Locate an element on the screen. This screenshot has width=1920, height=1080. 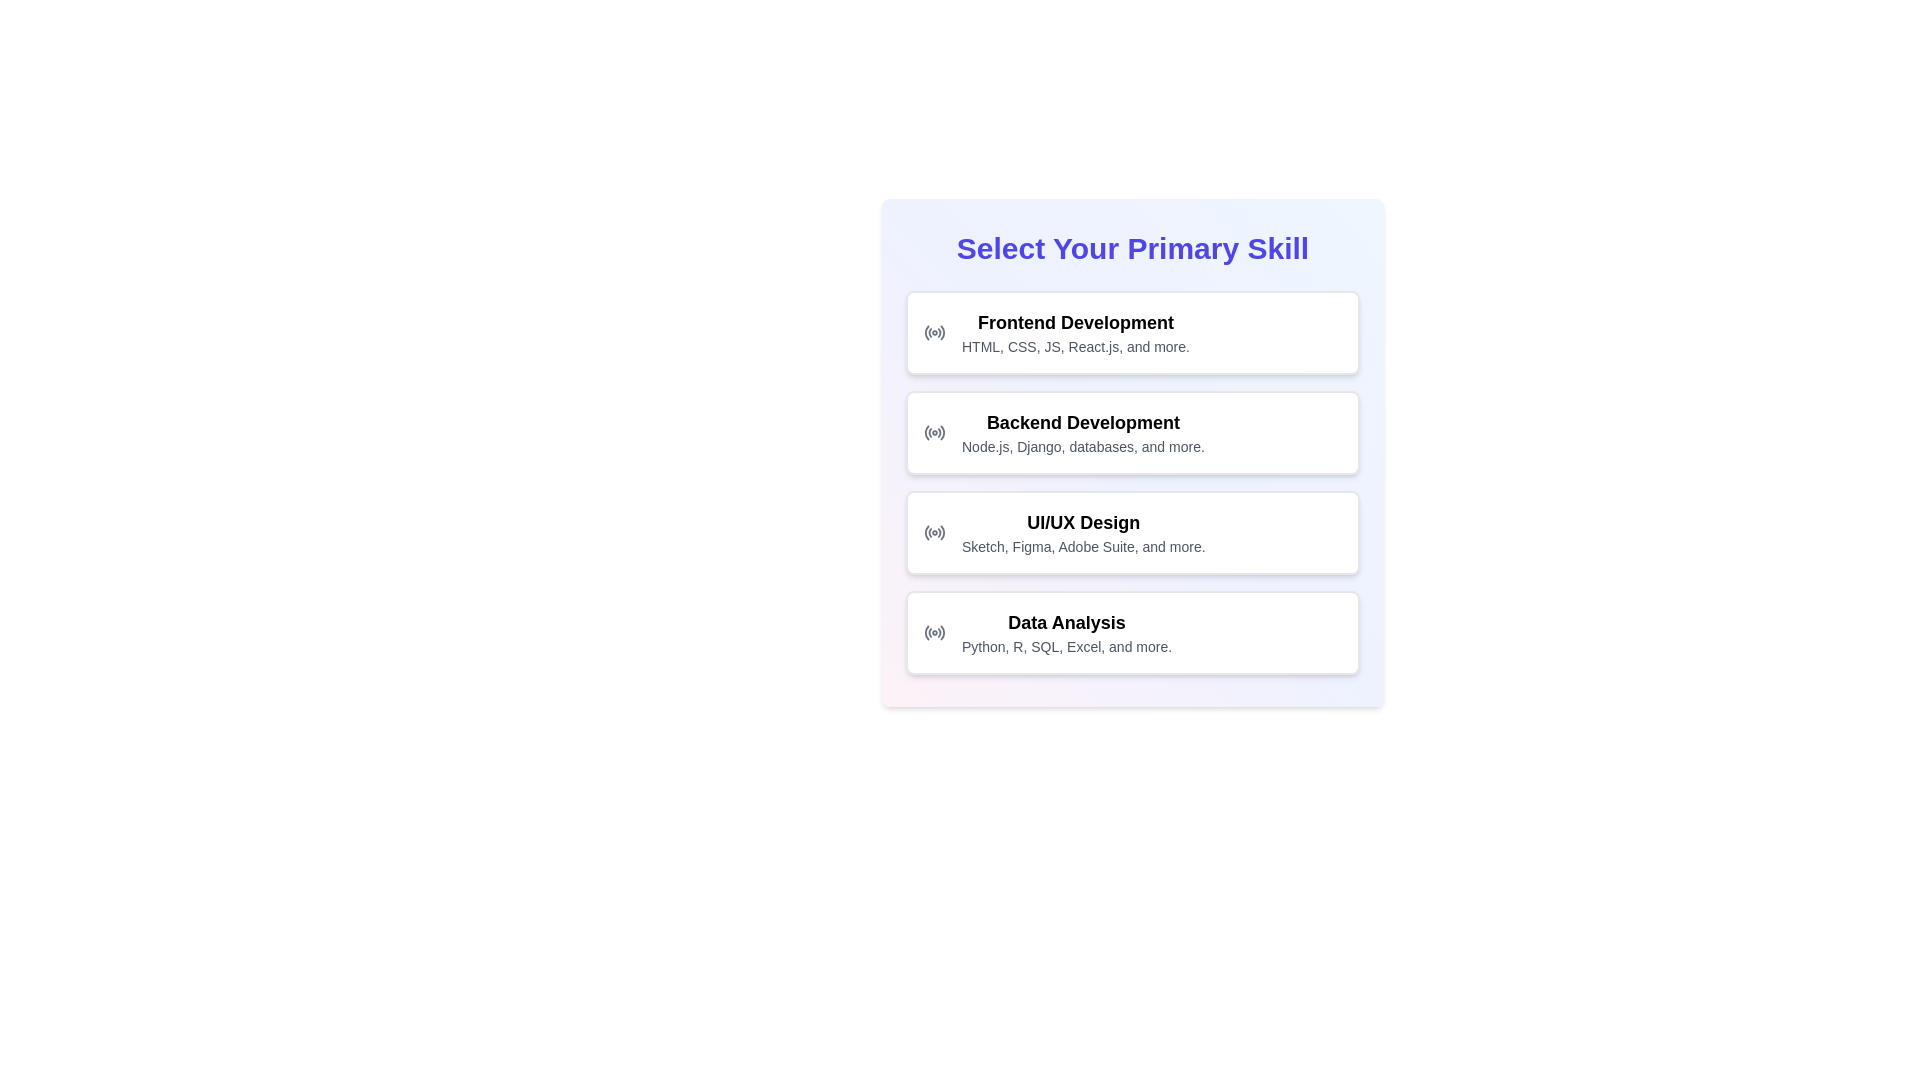
the light-gray text that reads 'Sketch, Figma, Adobe Suite, and more.' located directly below the 'UI/UX Design' heading in the third selectable card is located at coordinates (1082, 547).